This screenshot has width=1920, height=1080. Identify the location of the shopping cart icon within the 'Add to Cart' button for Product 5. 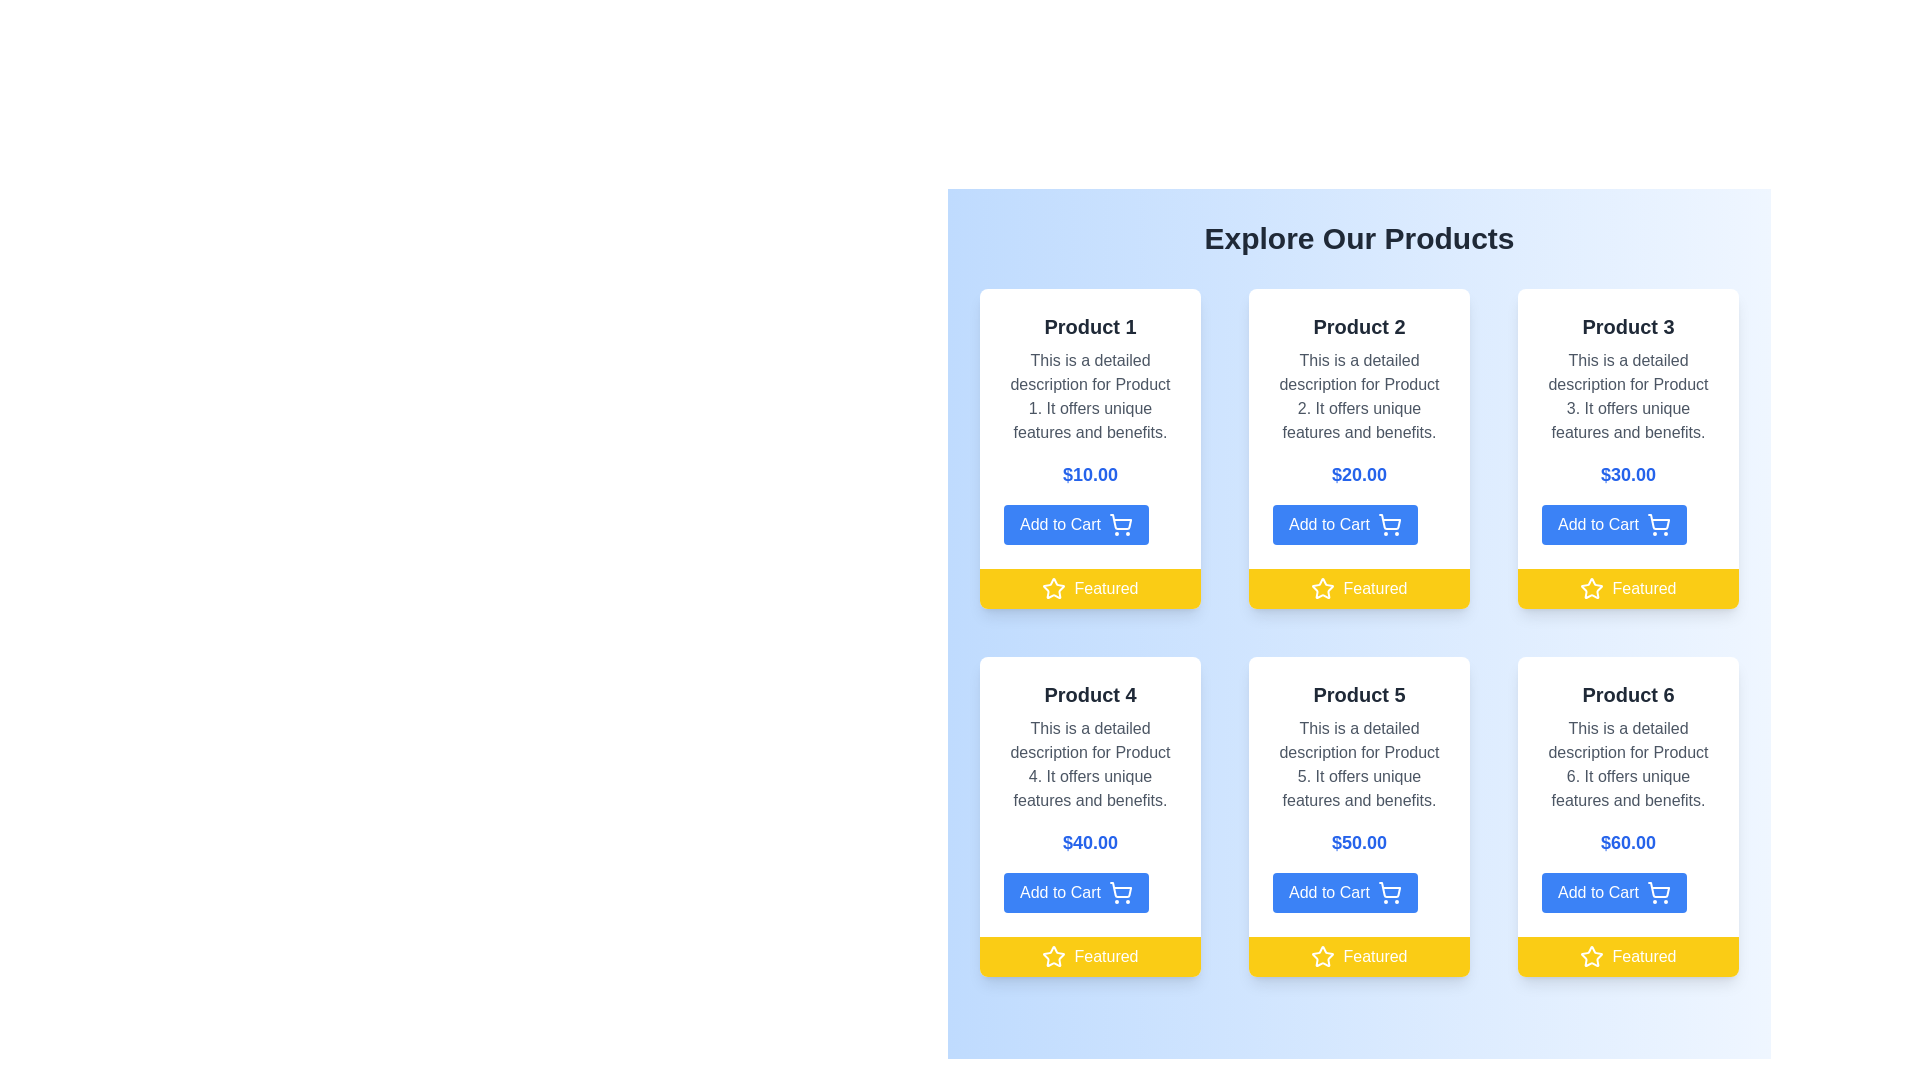
(1388, 892).